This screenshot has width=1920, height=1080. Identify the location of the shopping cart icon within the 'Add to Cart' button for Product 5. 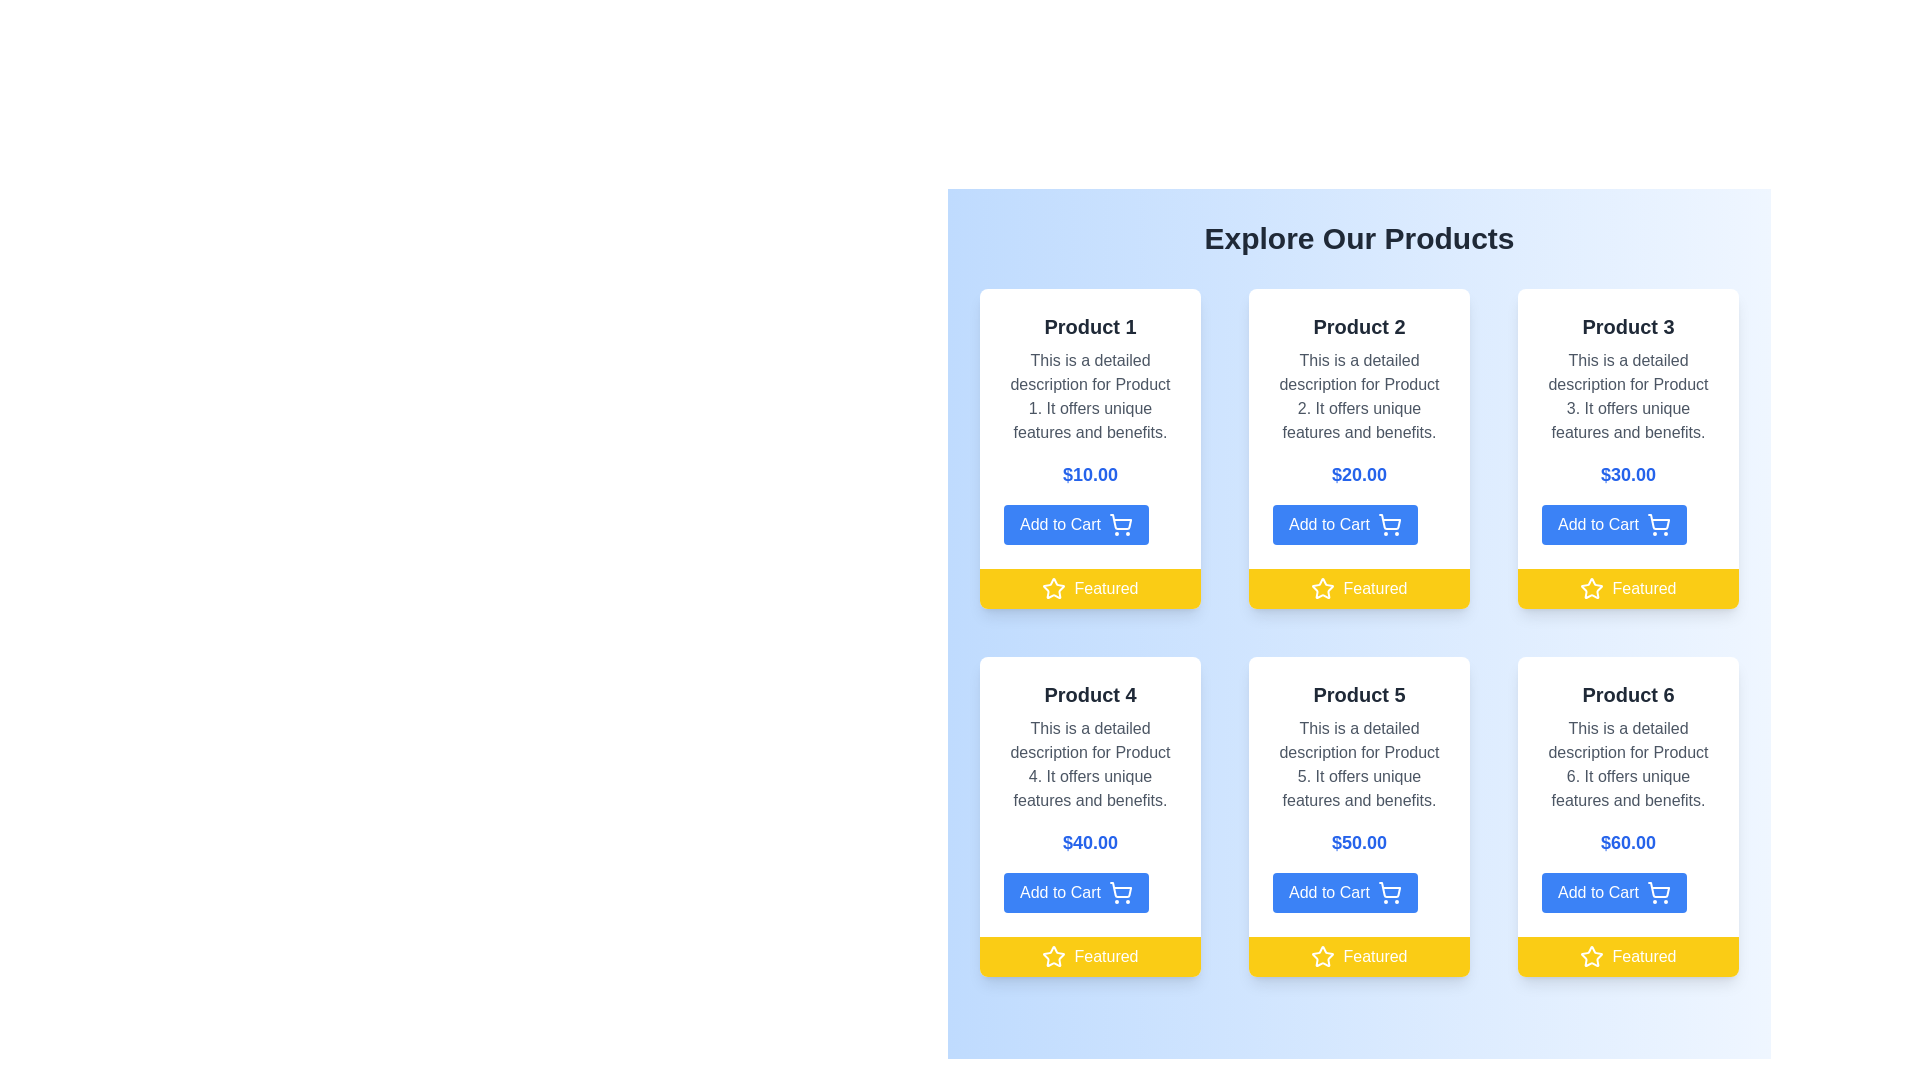
(1388, 892).